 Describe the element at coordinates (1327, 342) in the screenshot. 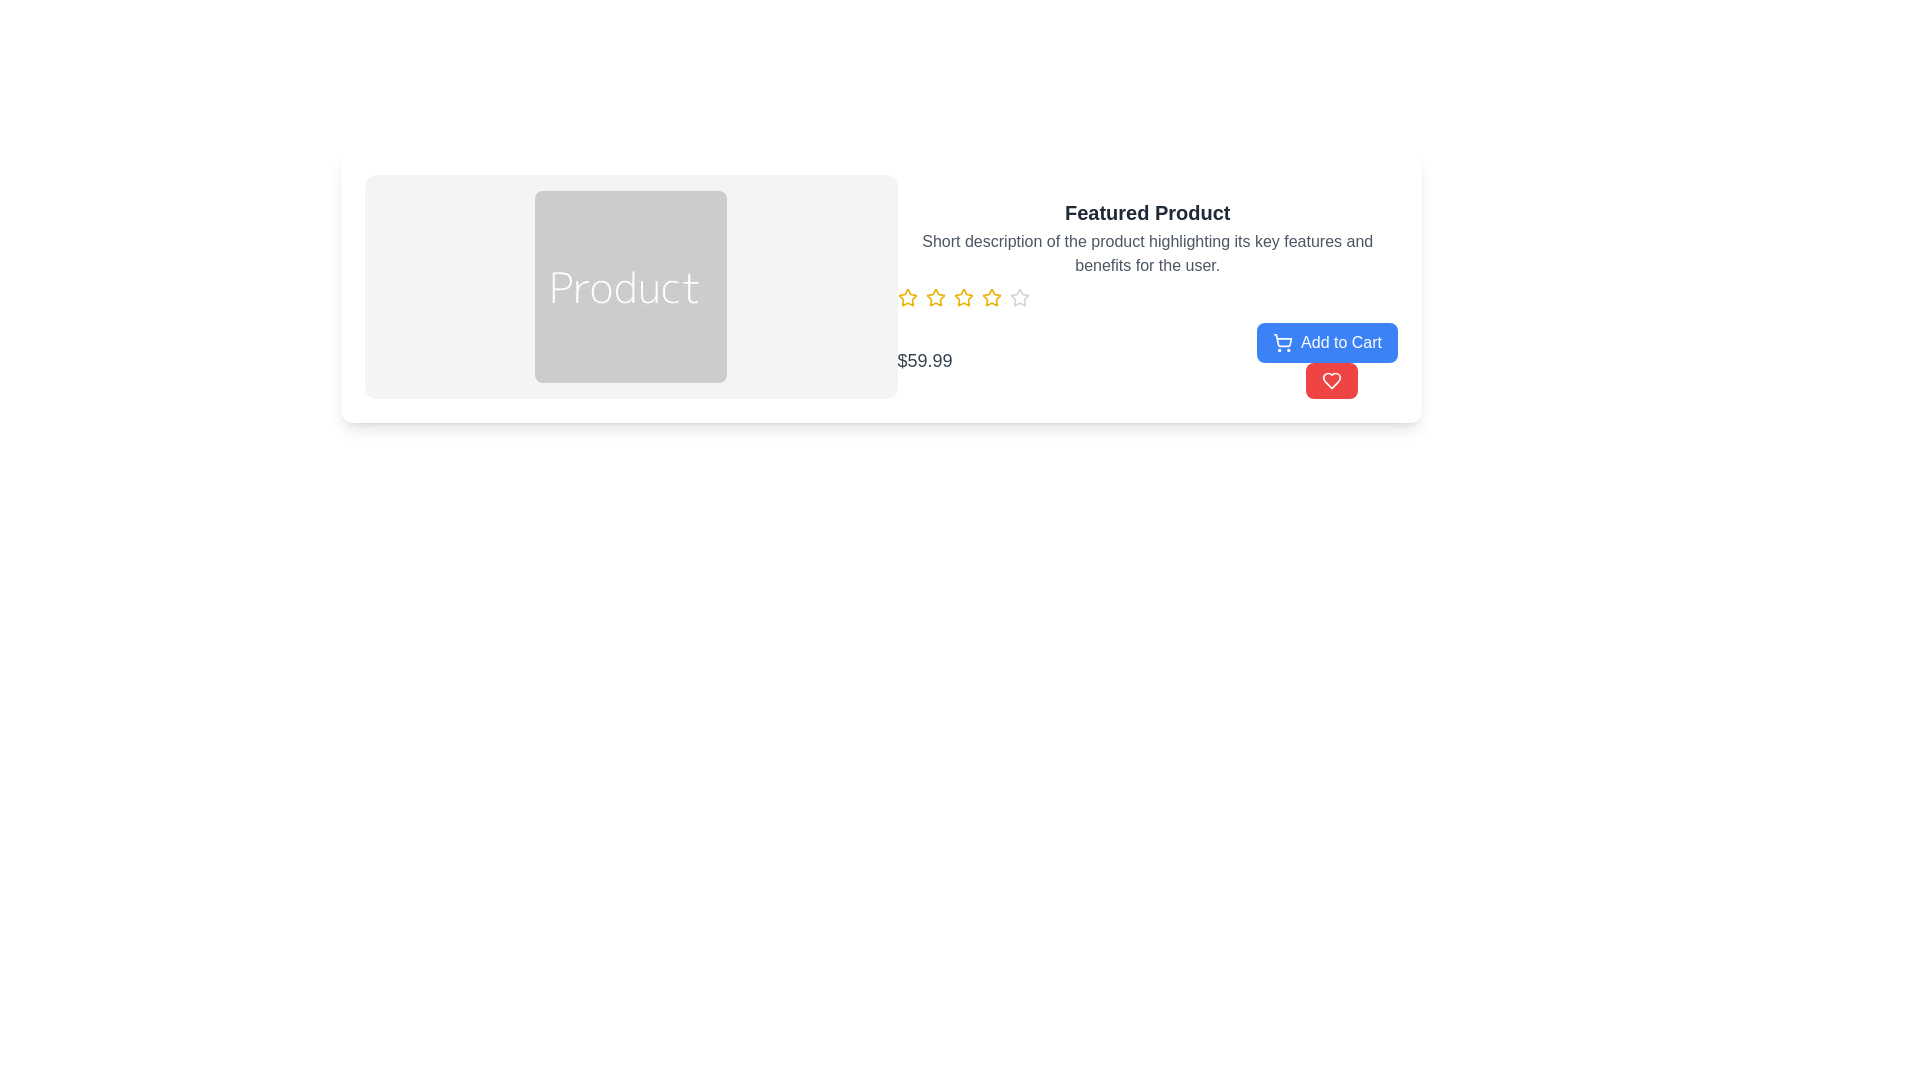

I see `the 'Add to Cart' button located in the 'Featured Product' section to observe the hover effect` at that location.